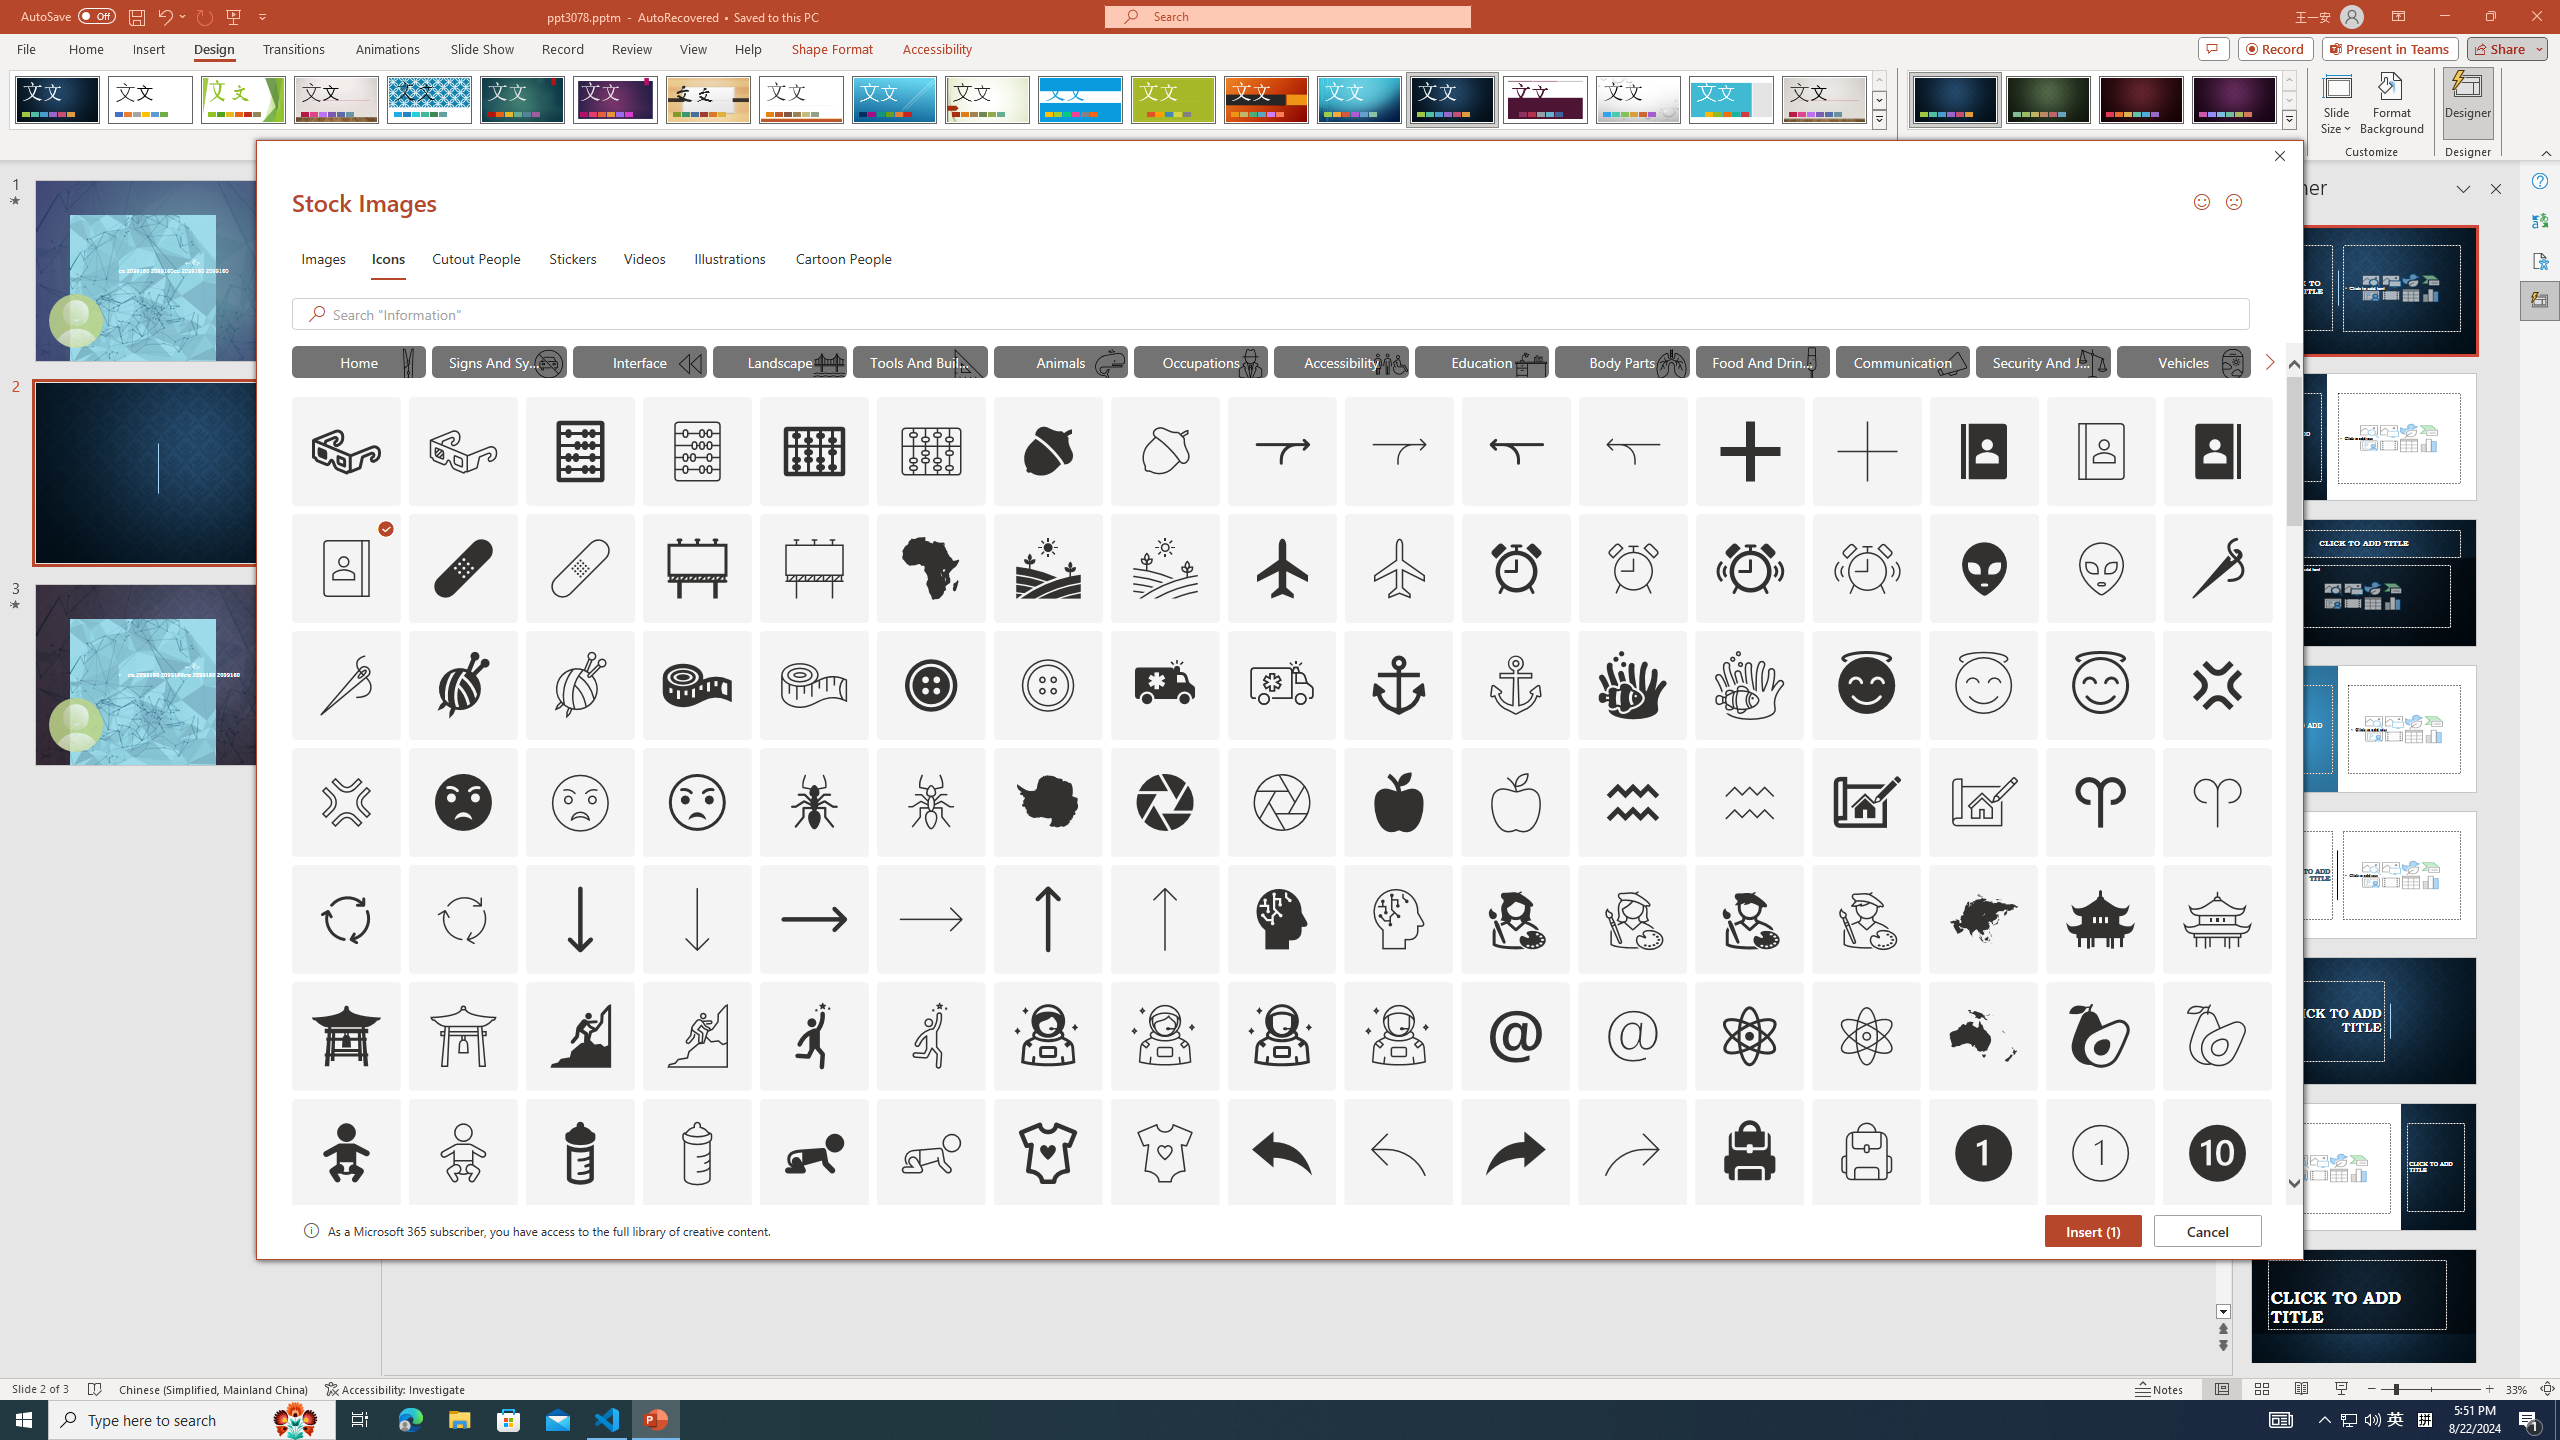 This screenshot has height=1440, width=2560. What do you see at coordinates (346, 451) in the screenshot?
I see `'AutomationID: Icons_3dGlasses'` at bounding box center [346, 451].